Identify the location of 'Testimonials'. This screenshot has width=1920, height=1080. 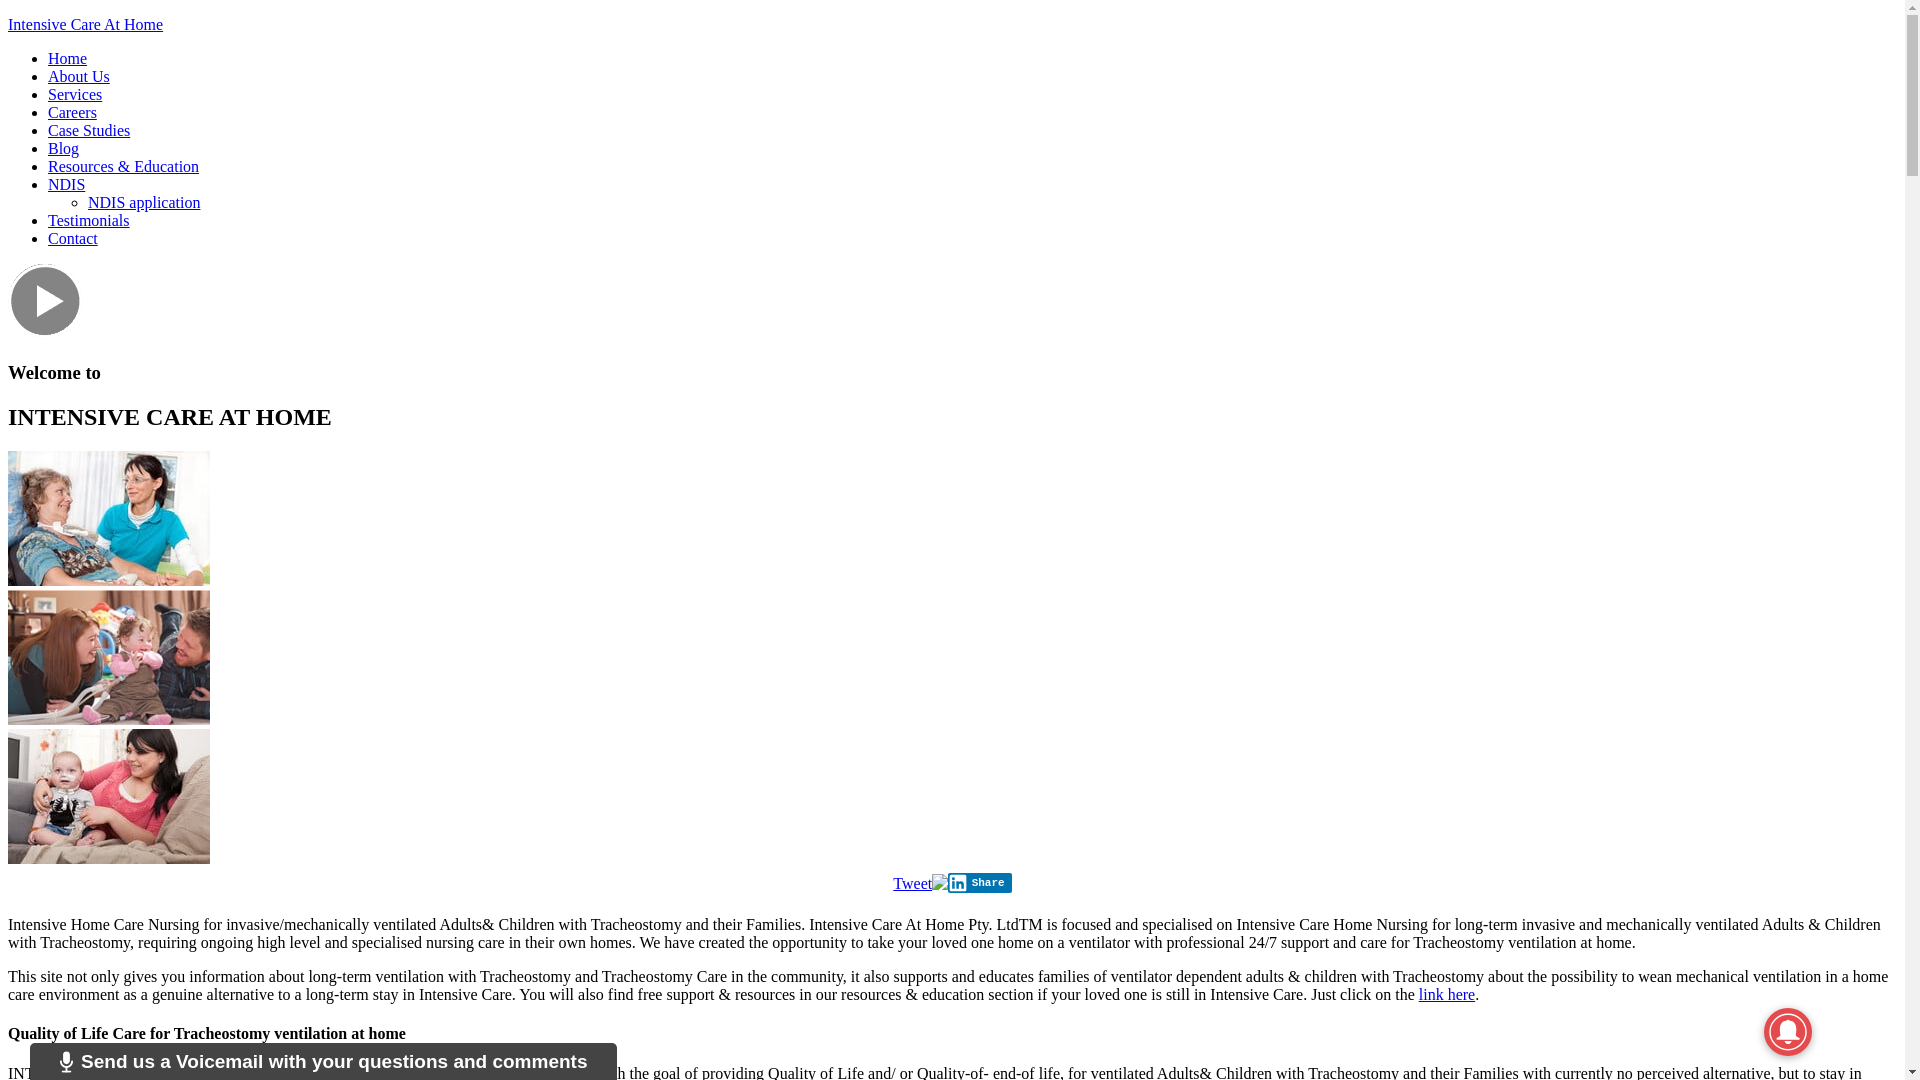
(88, 220).